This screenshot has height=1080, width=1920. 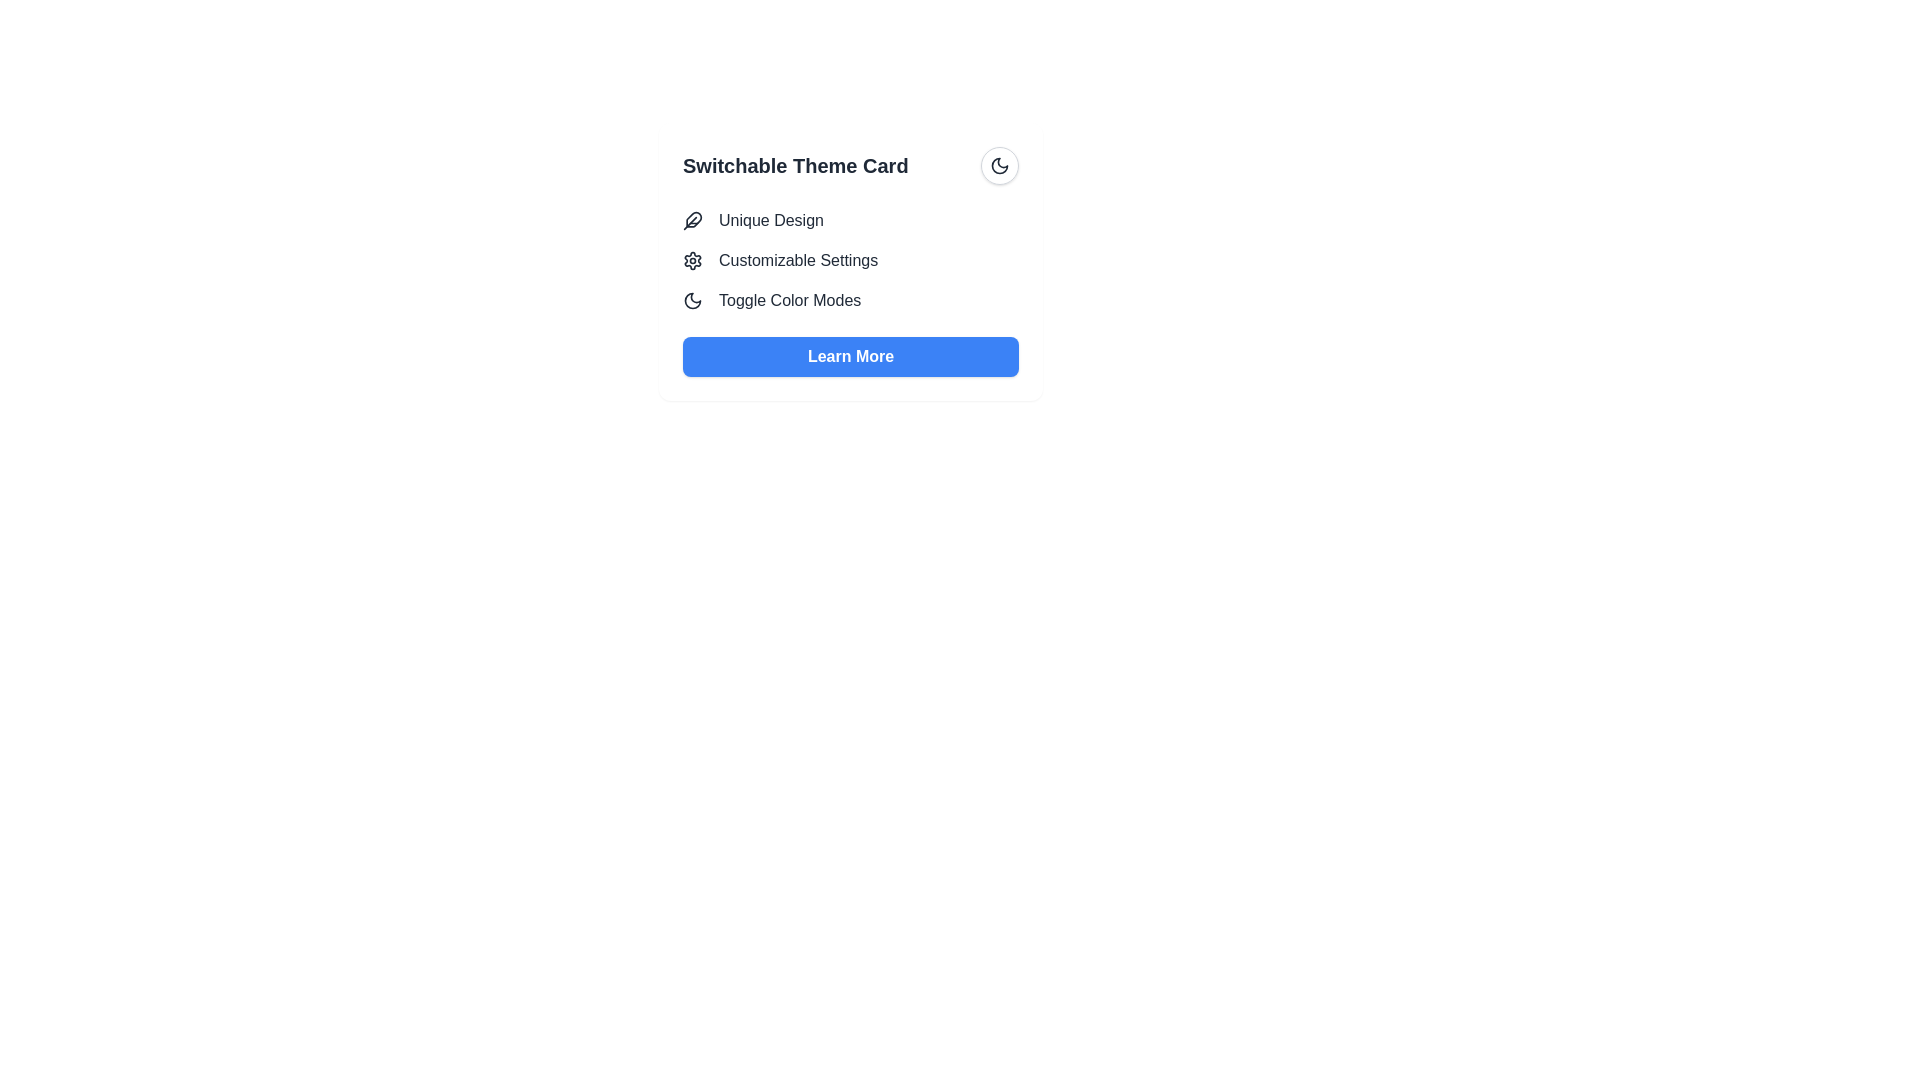 What do you see at coordinates (999, 164) in the screenshot?
I see `the moon-shaped icon` at bounding box center [999, 164].